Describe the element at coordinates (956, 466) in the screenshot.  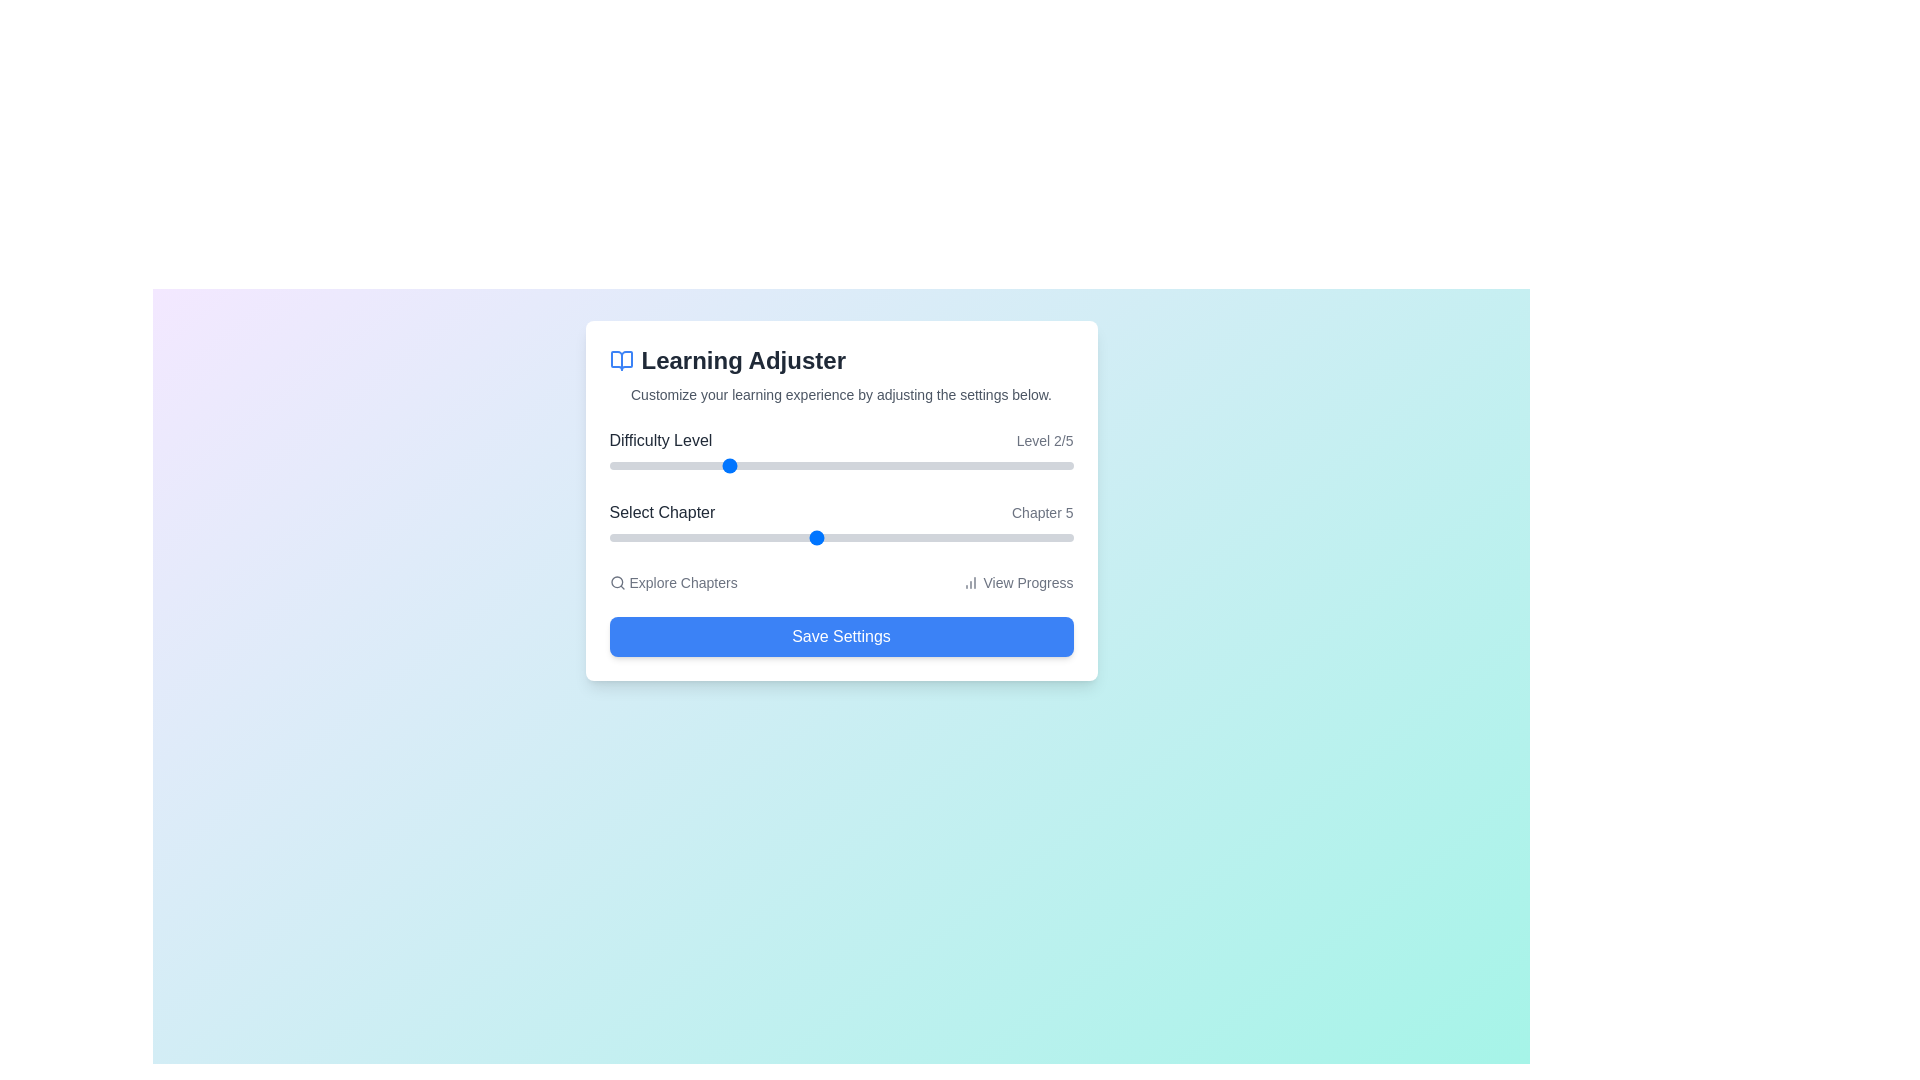
I see `the learning difficulty level` at that location.